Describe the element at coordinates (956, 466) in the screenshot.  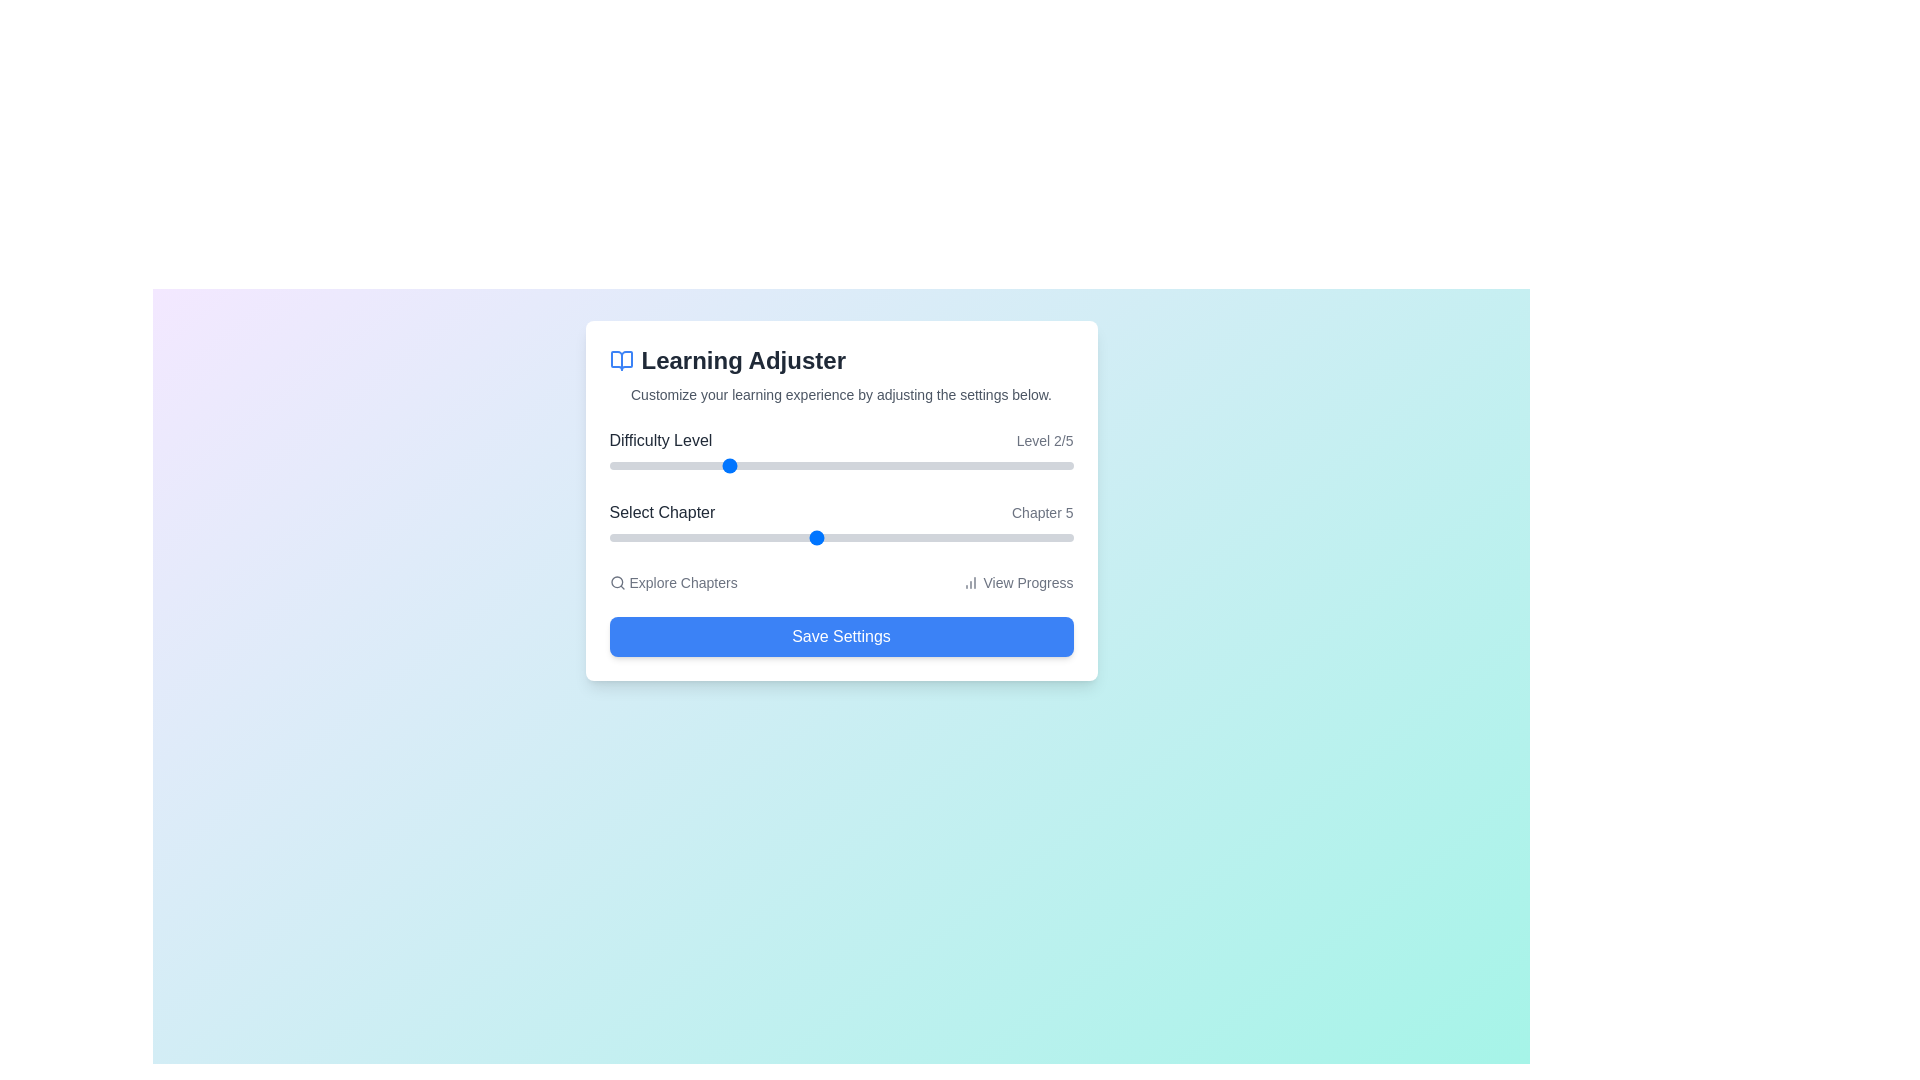
I see `the learning difficulty level` at that location.